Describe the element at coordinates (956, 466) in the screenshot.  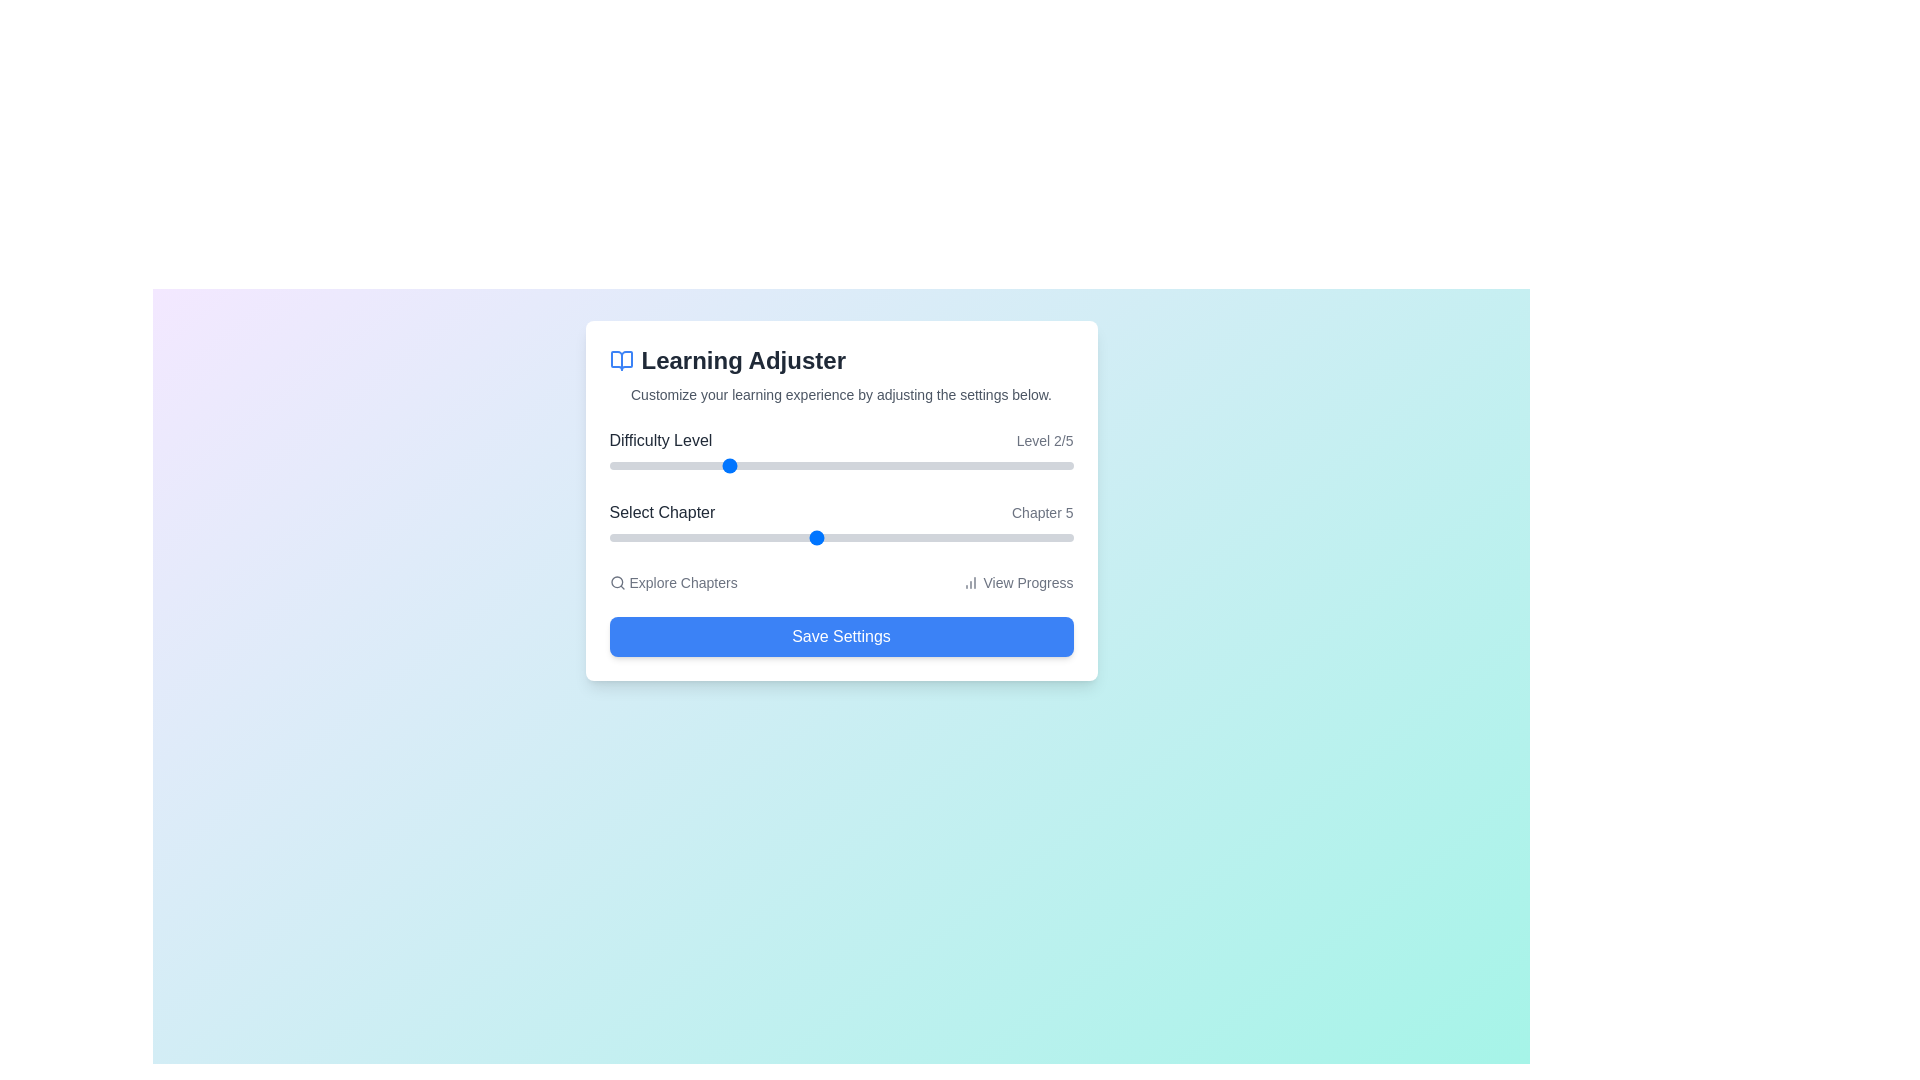
I see `the learning difficulty level` at that location.